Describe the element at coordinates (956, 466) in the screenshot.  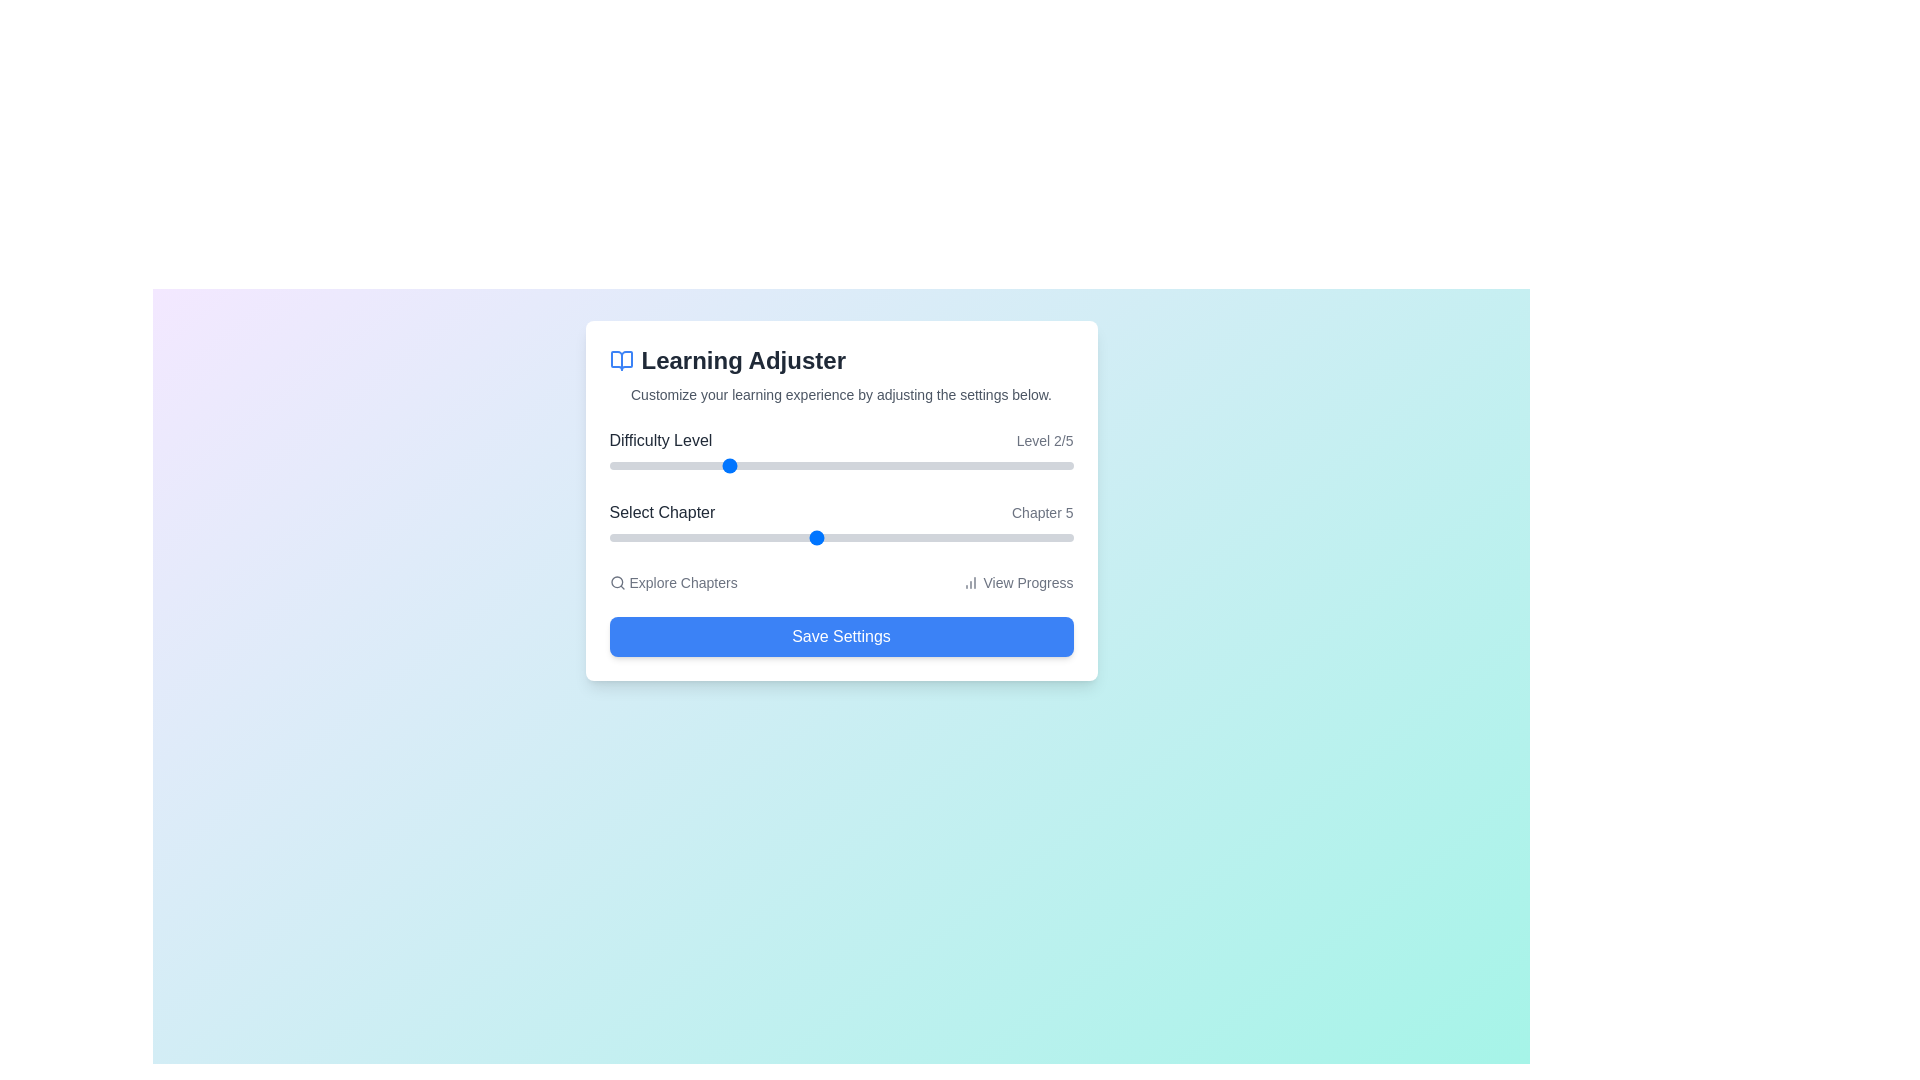
I see `the learning difficulty level` at that location.